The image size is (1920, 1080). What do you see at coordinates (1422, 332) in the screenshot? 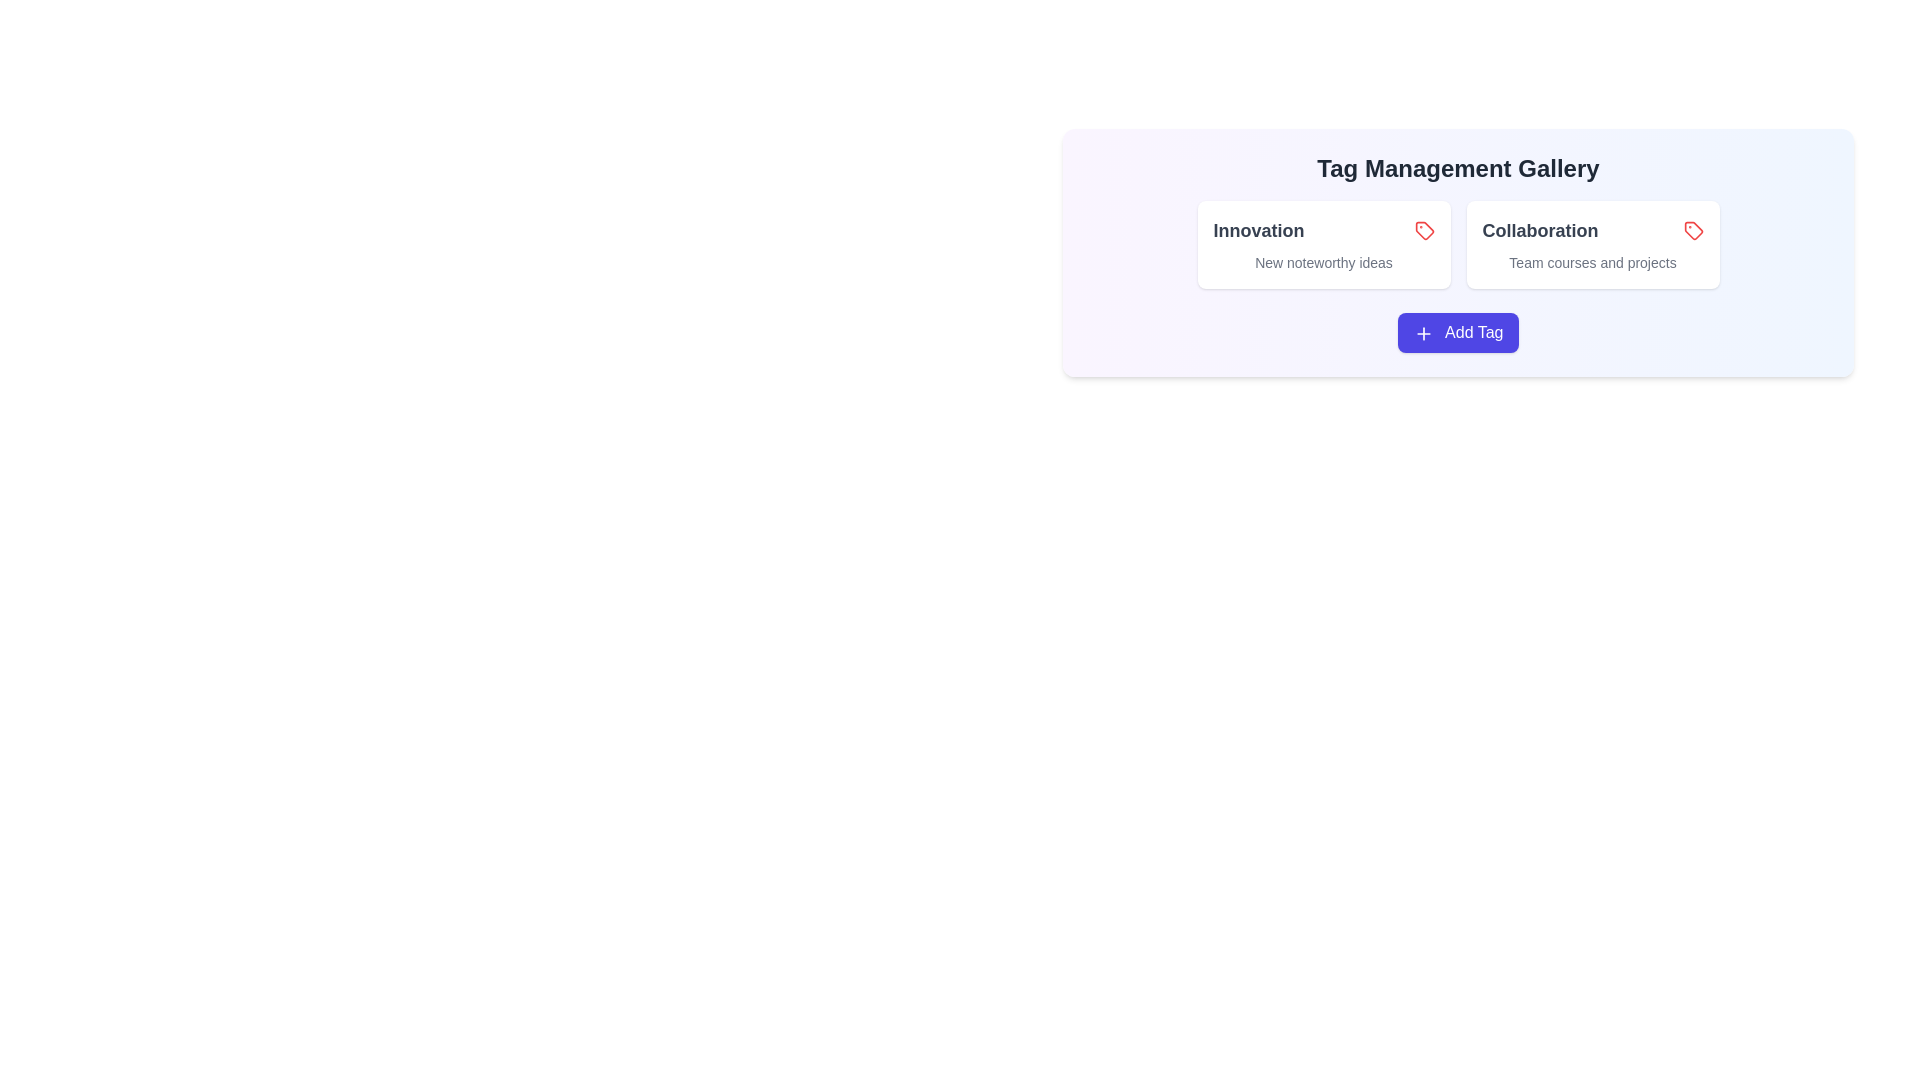
I see `the 'Add Tag' button, which contains a plus icon styled with a pale line representing a cross` at bounding box center [1422, 332].